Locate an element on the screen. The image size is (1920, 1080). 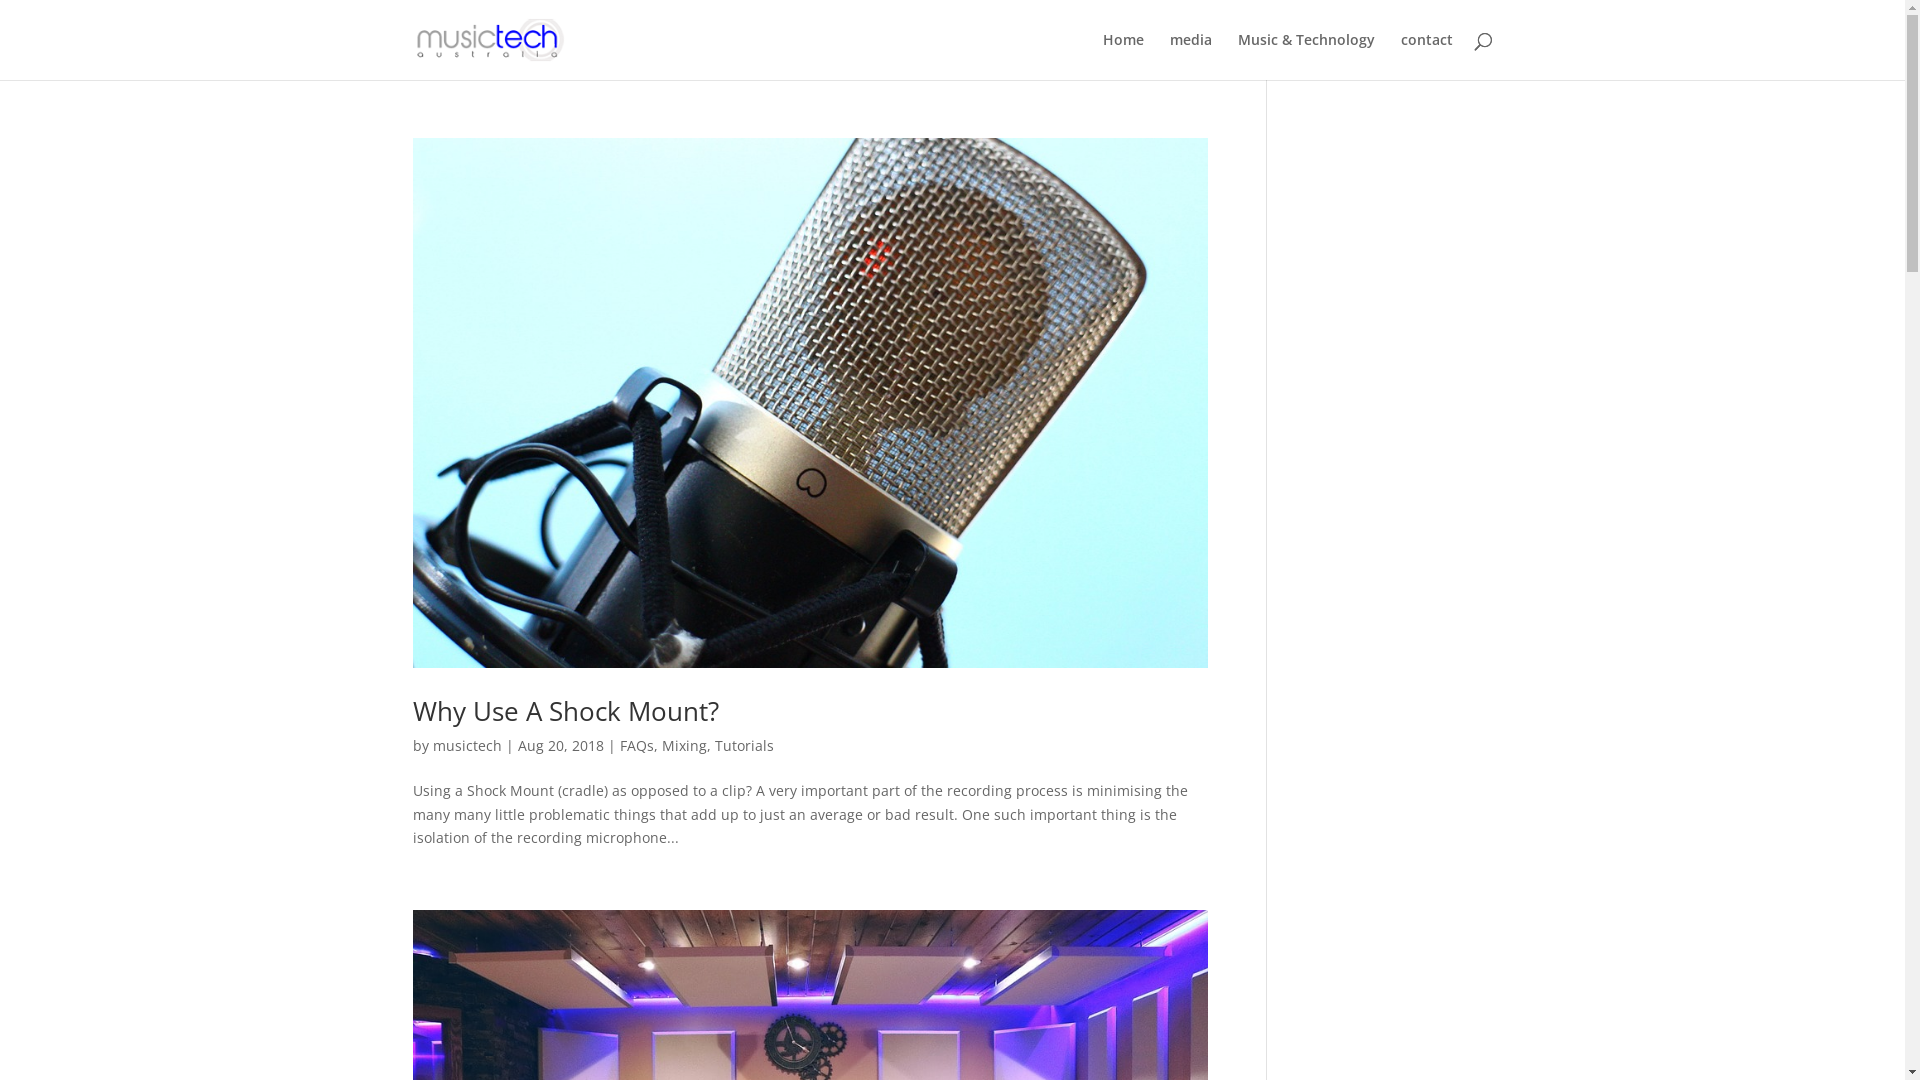
'musictech' is located at coordinates (465, 745).